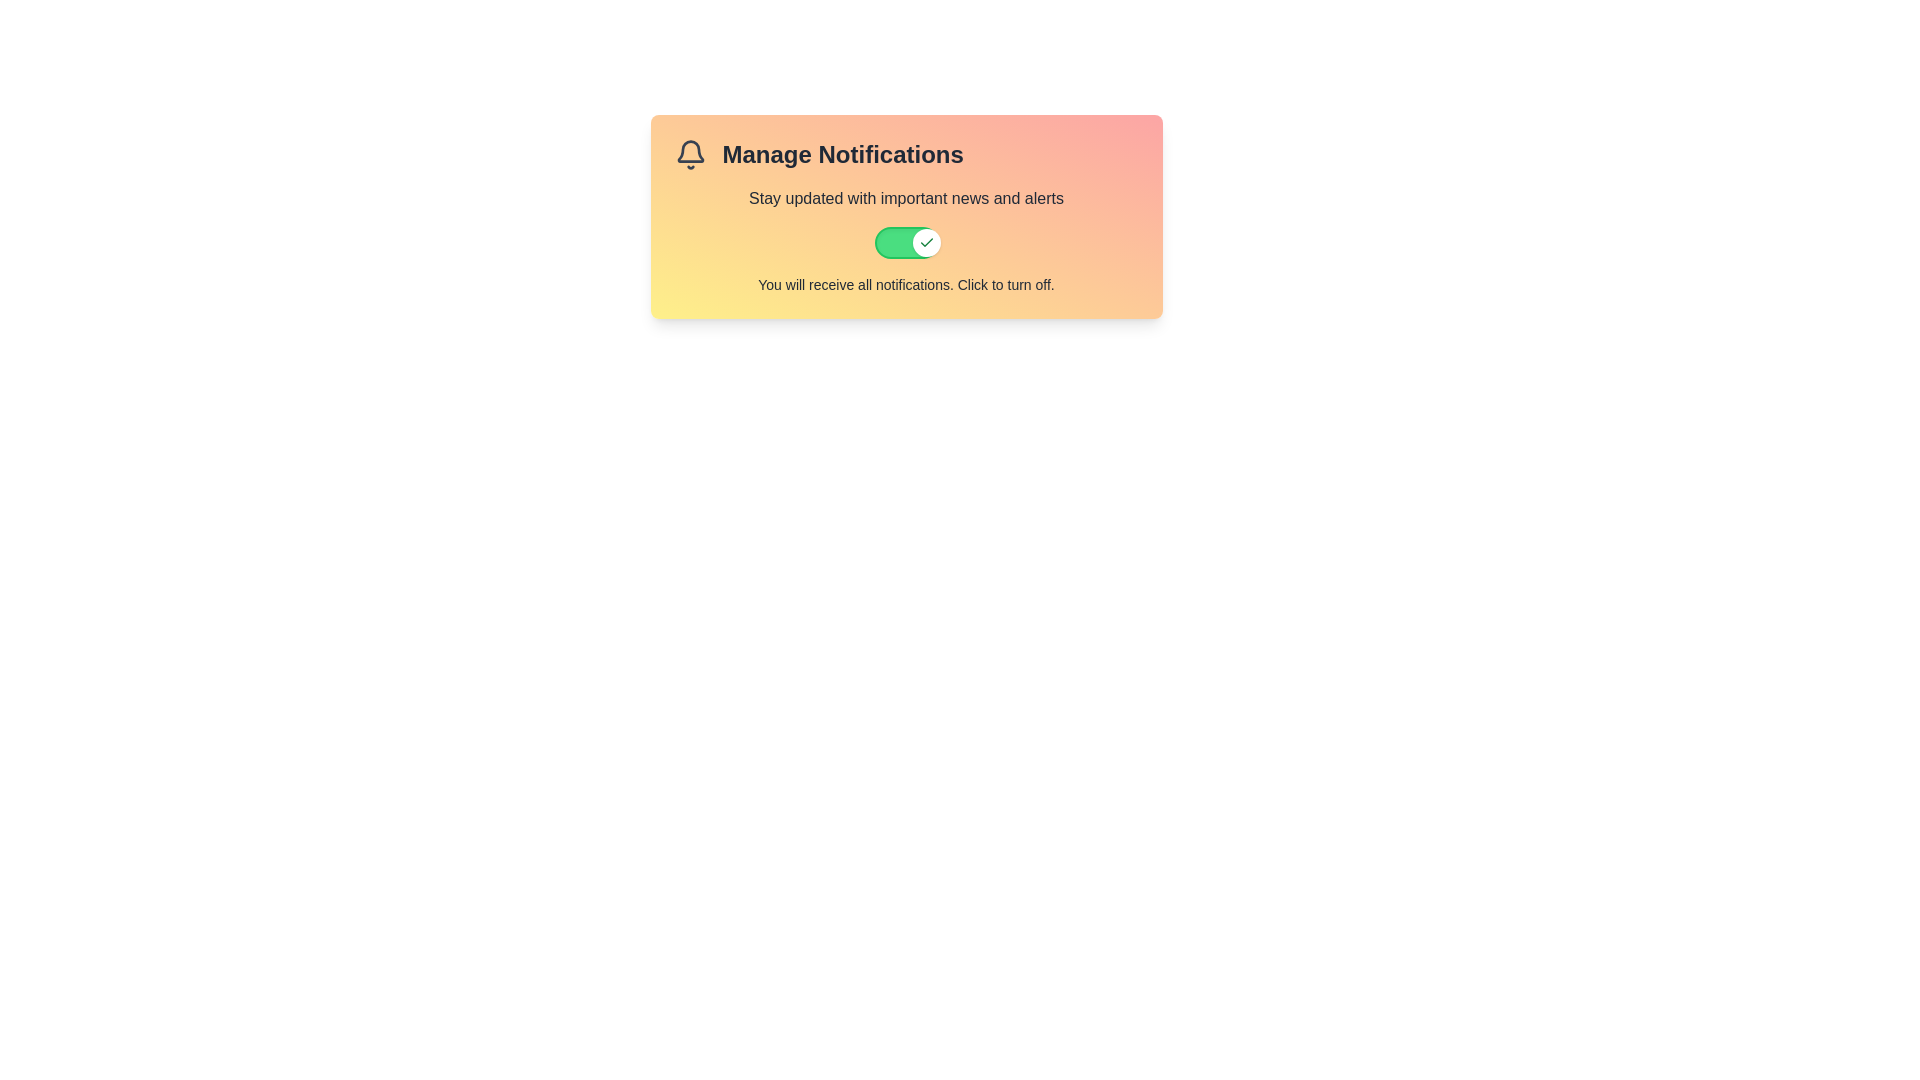  I want to click on the bell-shaped notification icon with a gray outline, positioned adjacent to the 'Manage Notifications' text on the left side of the gradient panel, so click(690, 153).